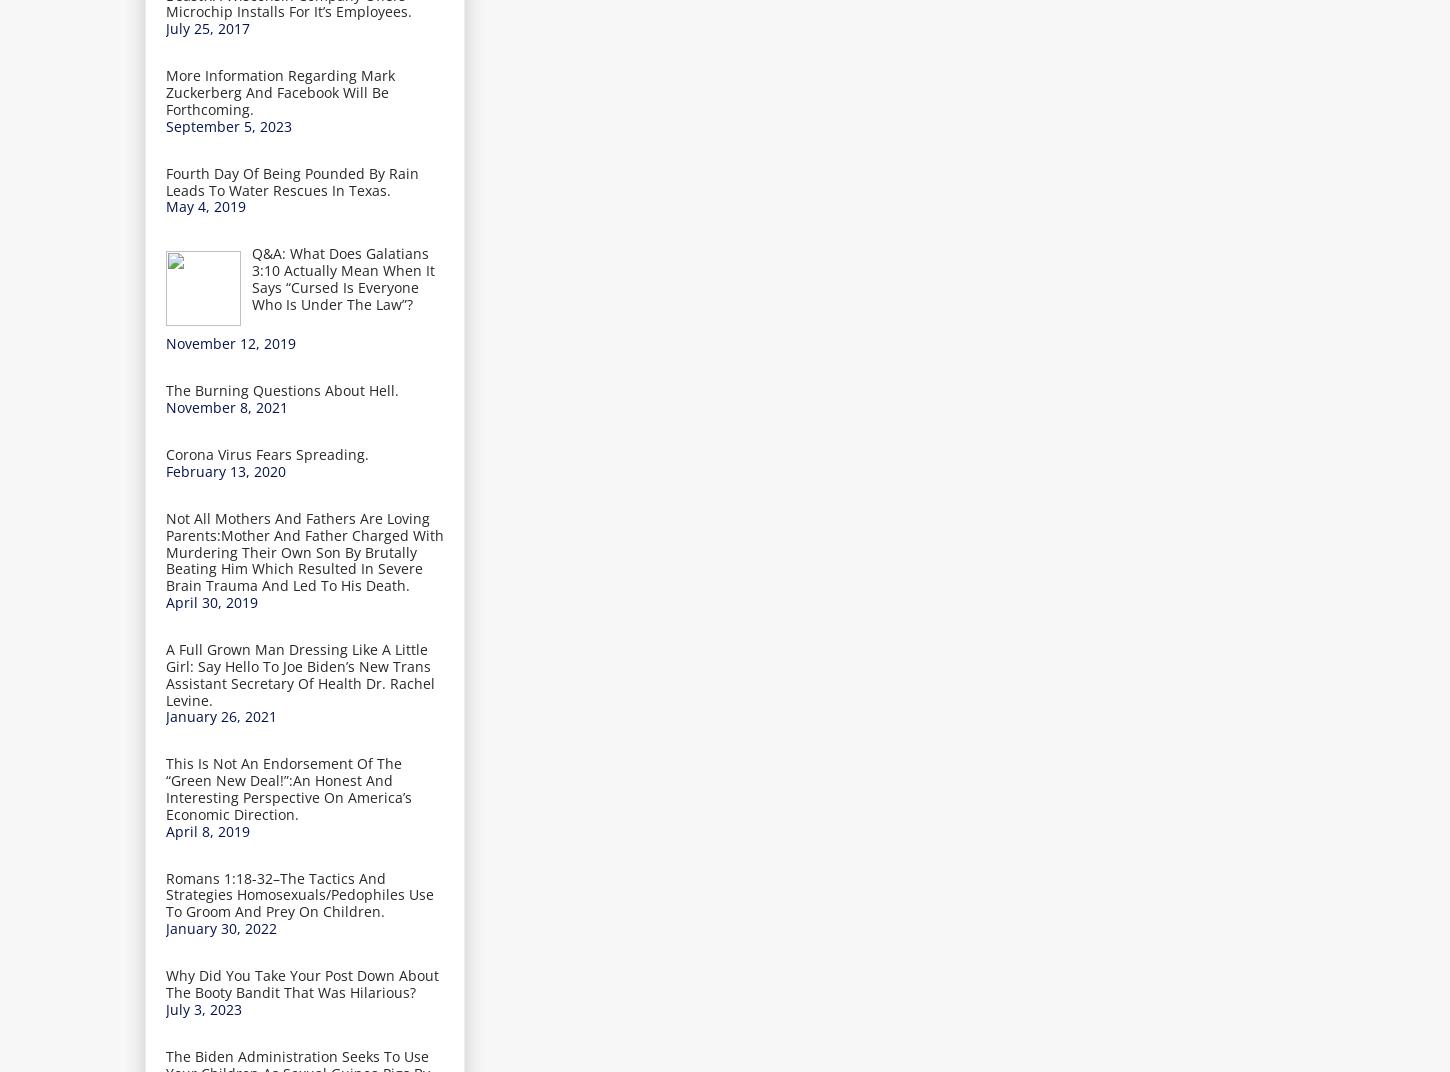 The width and height of the screenshot is (1450, 1072). Describe the element at coordinates (225, 470) in the screenshot. I see `'February 13, 2020'` at that location.